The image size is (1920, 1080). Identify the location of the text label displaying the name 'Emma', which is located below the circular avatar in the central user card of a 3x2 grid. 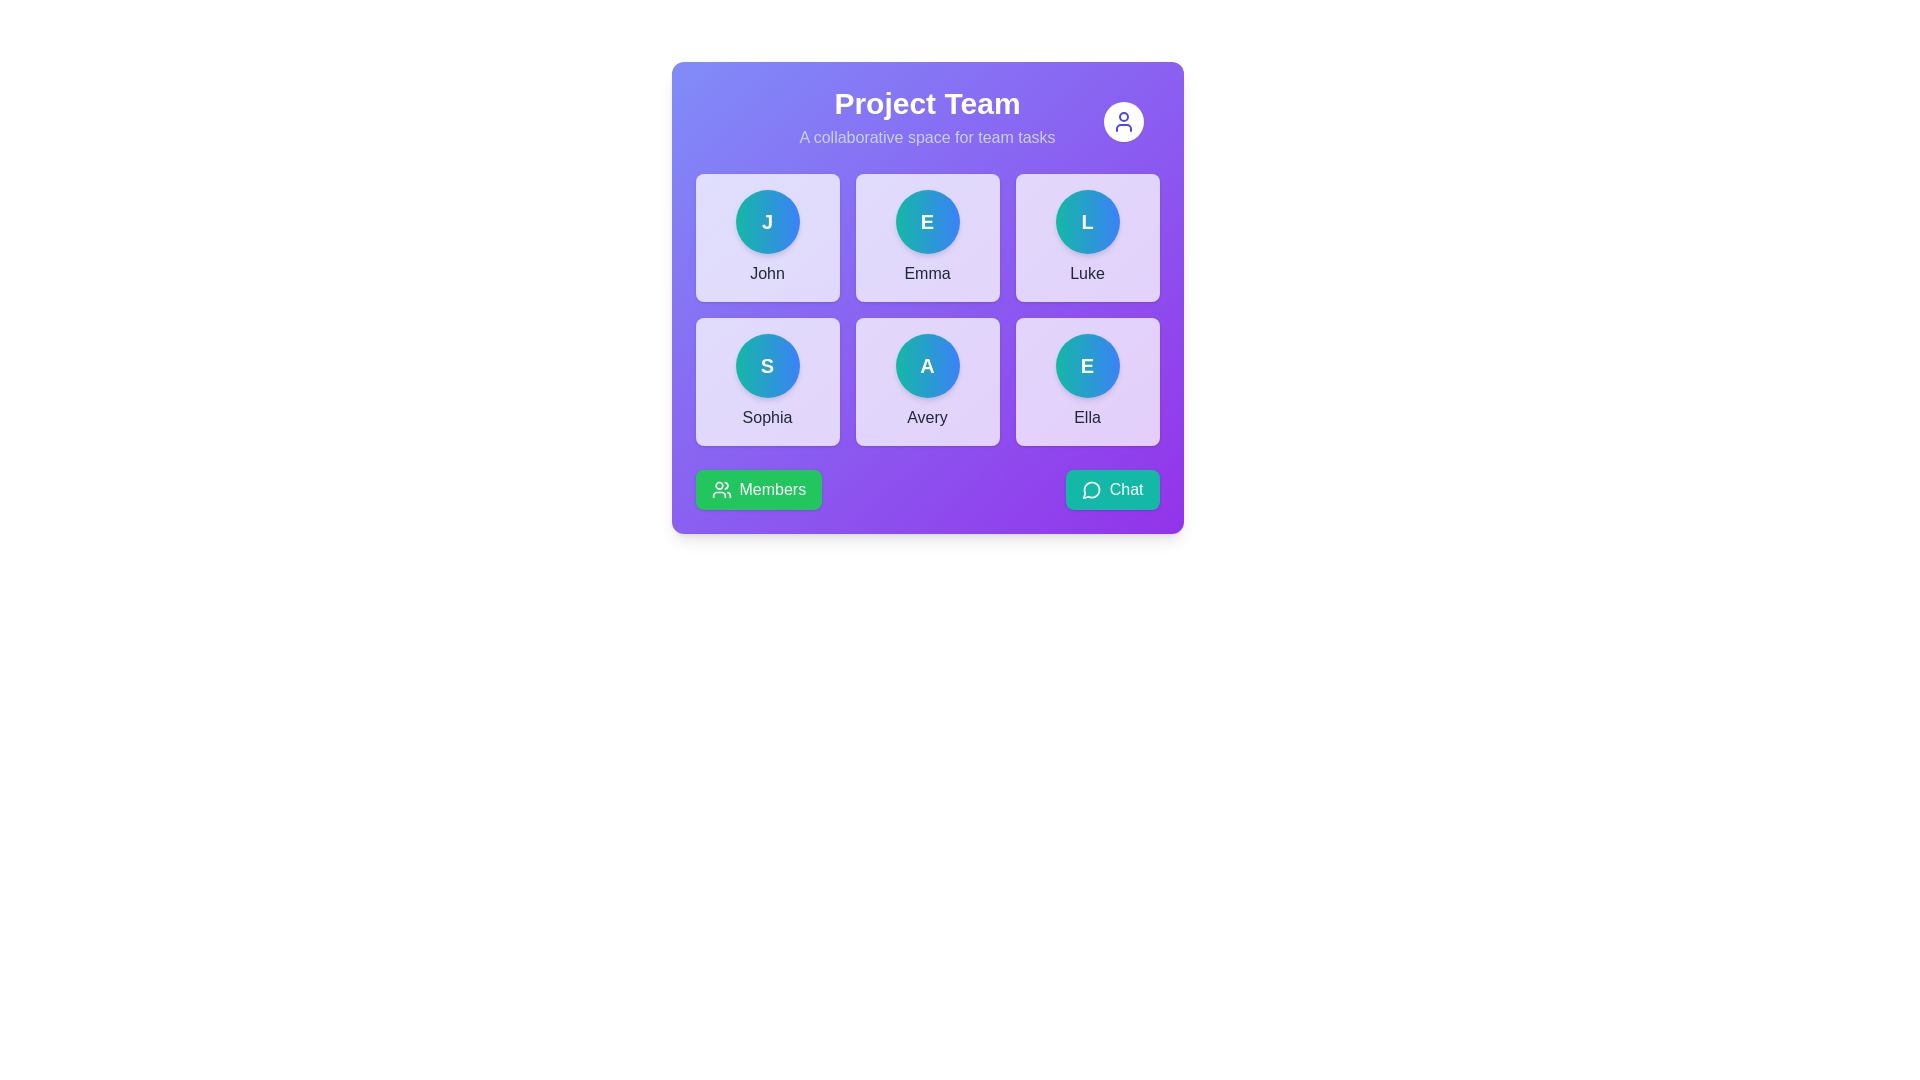
(926, 273).